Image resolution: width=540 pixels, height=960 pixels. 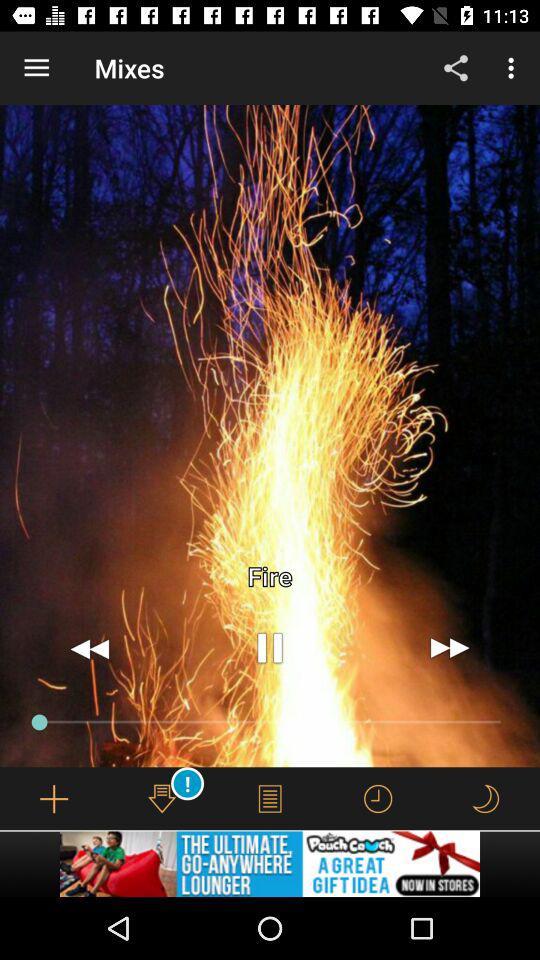 I want to click on open advert, so click(x=270, y=863).